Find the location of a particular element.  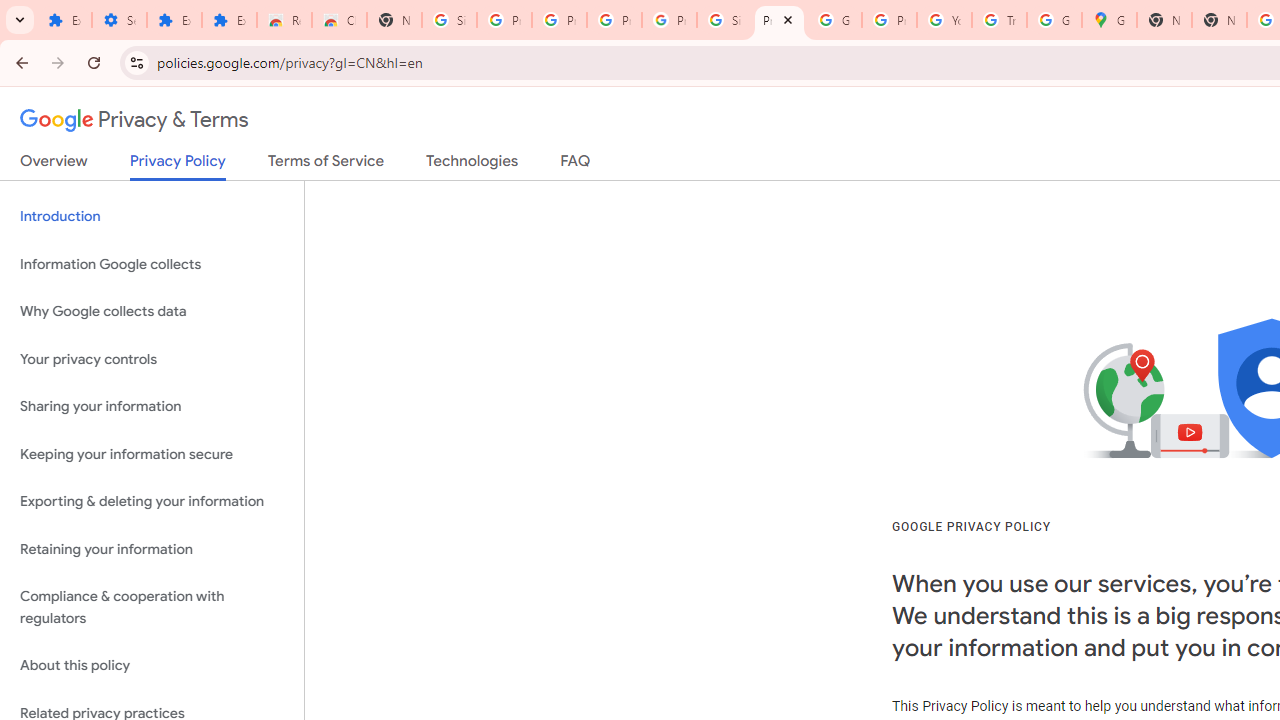

'Chrome Web Store - Themes' is located at coordinates (339, 20).